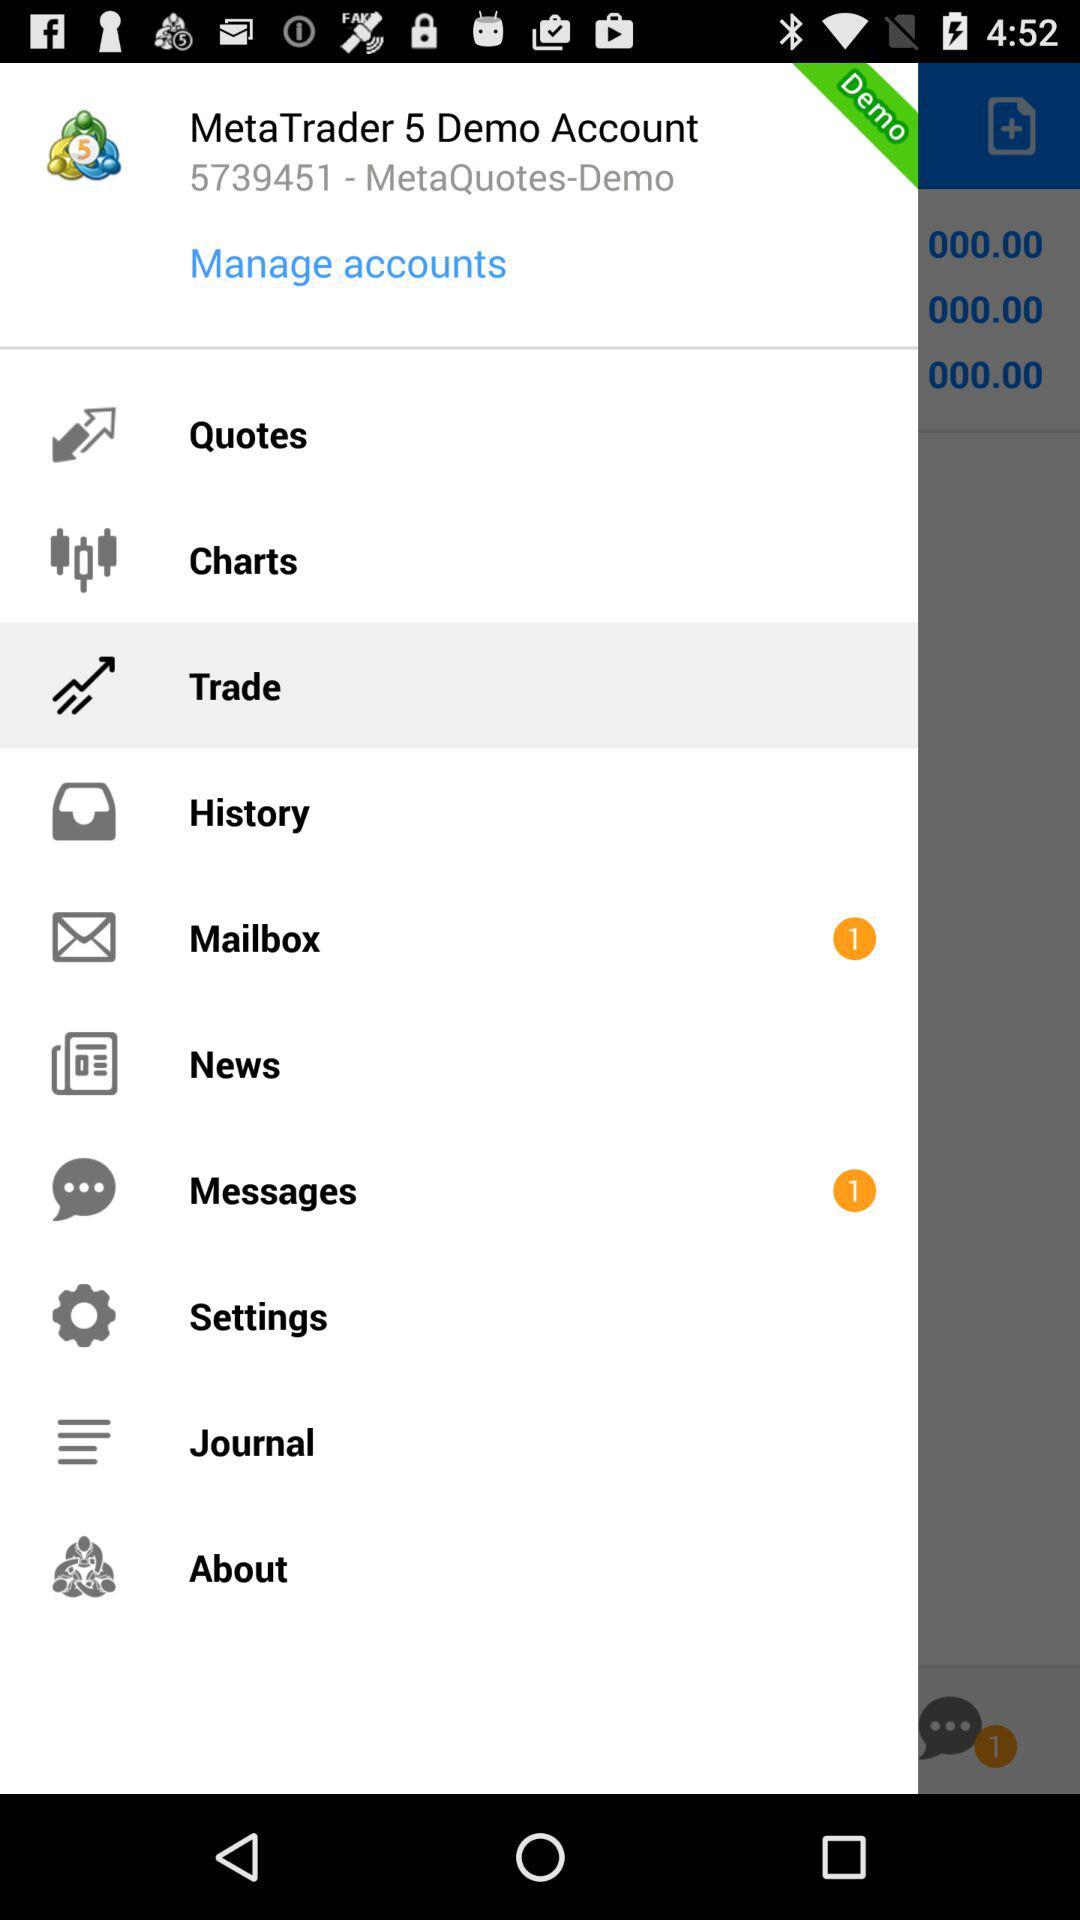  What do you see at coordinates (949, 1848) in the screenshot?
I see `the chat icon` at bounding box center [949, 1848].